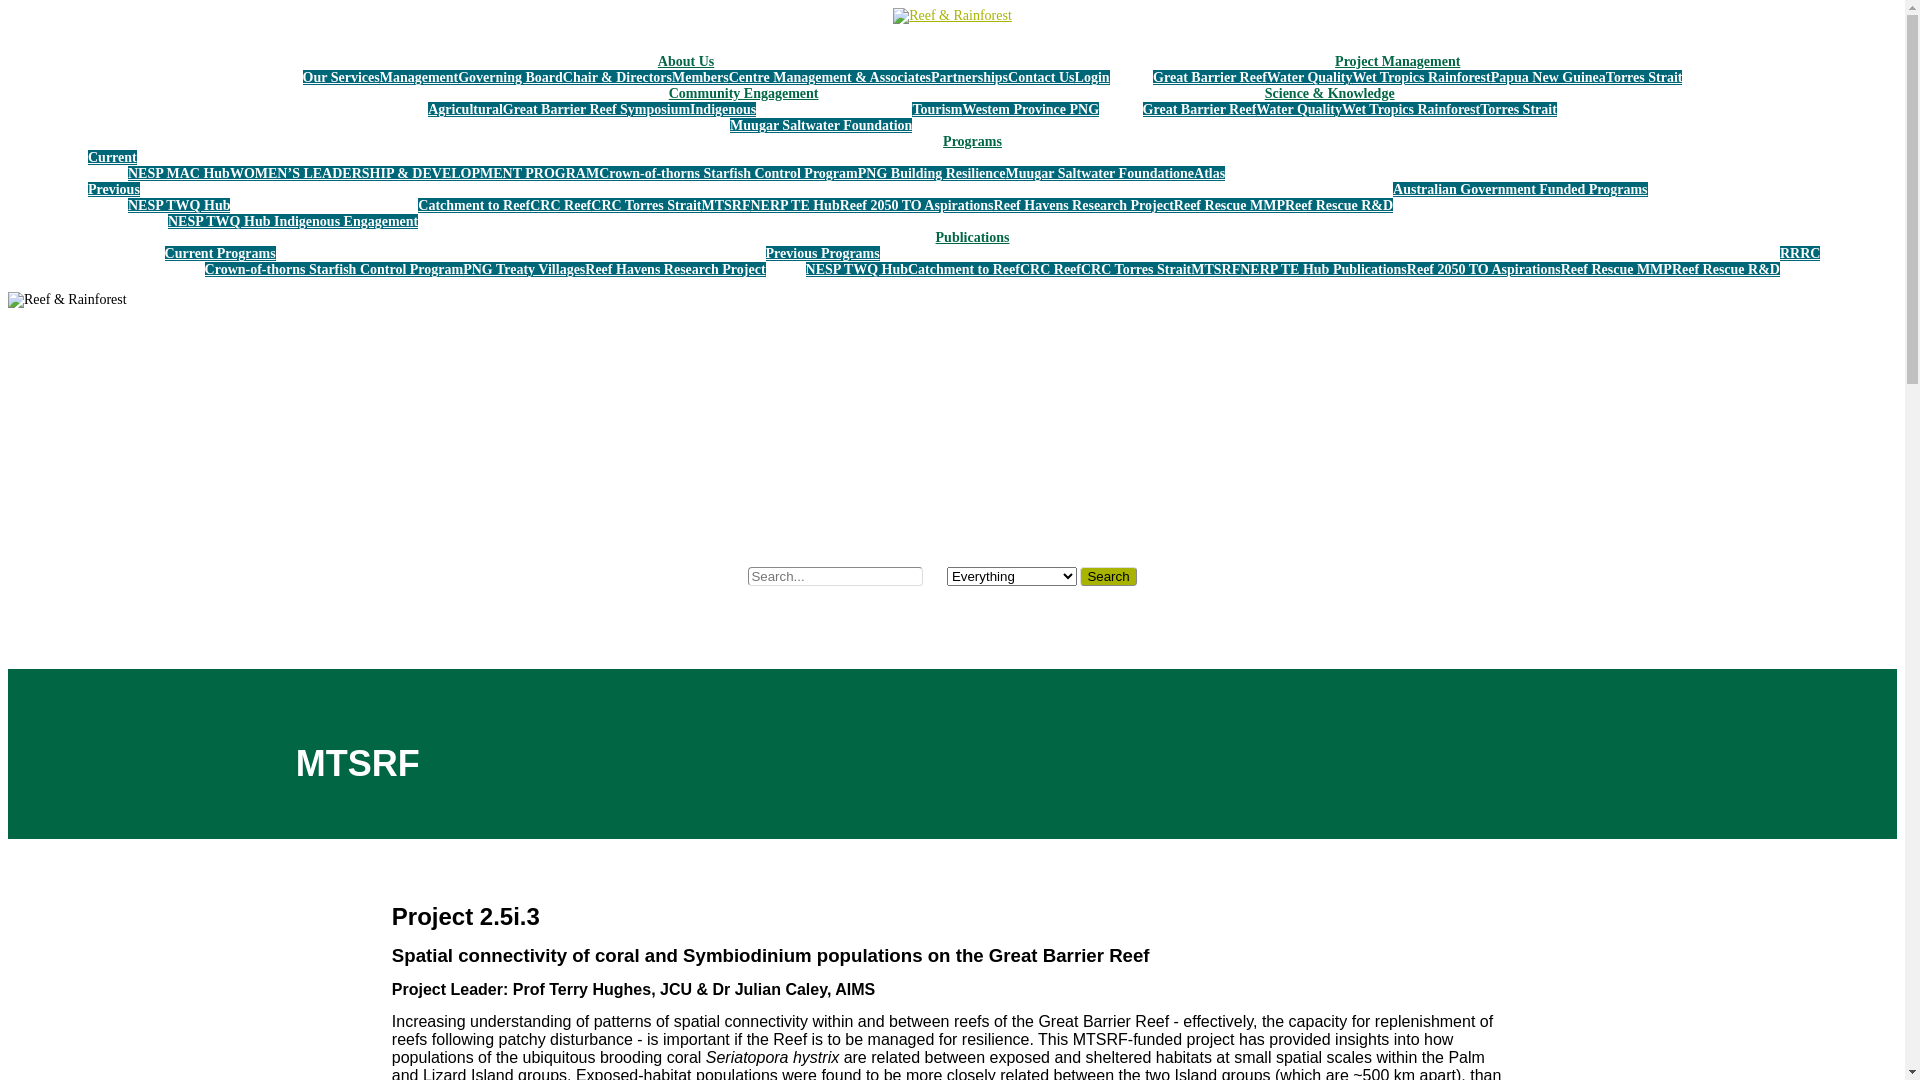  I want to click on 'NESP TWQ Hub Indigenous Engagement', so click(168, 221).